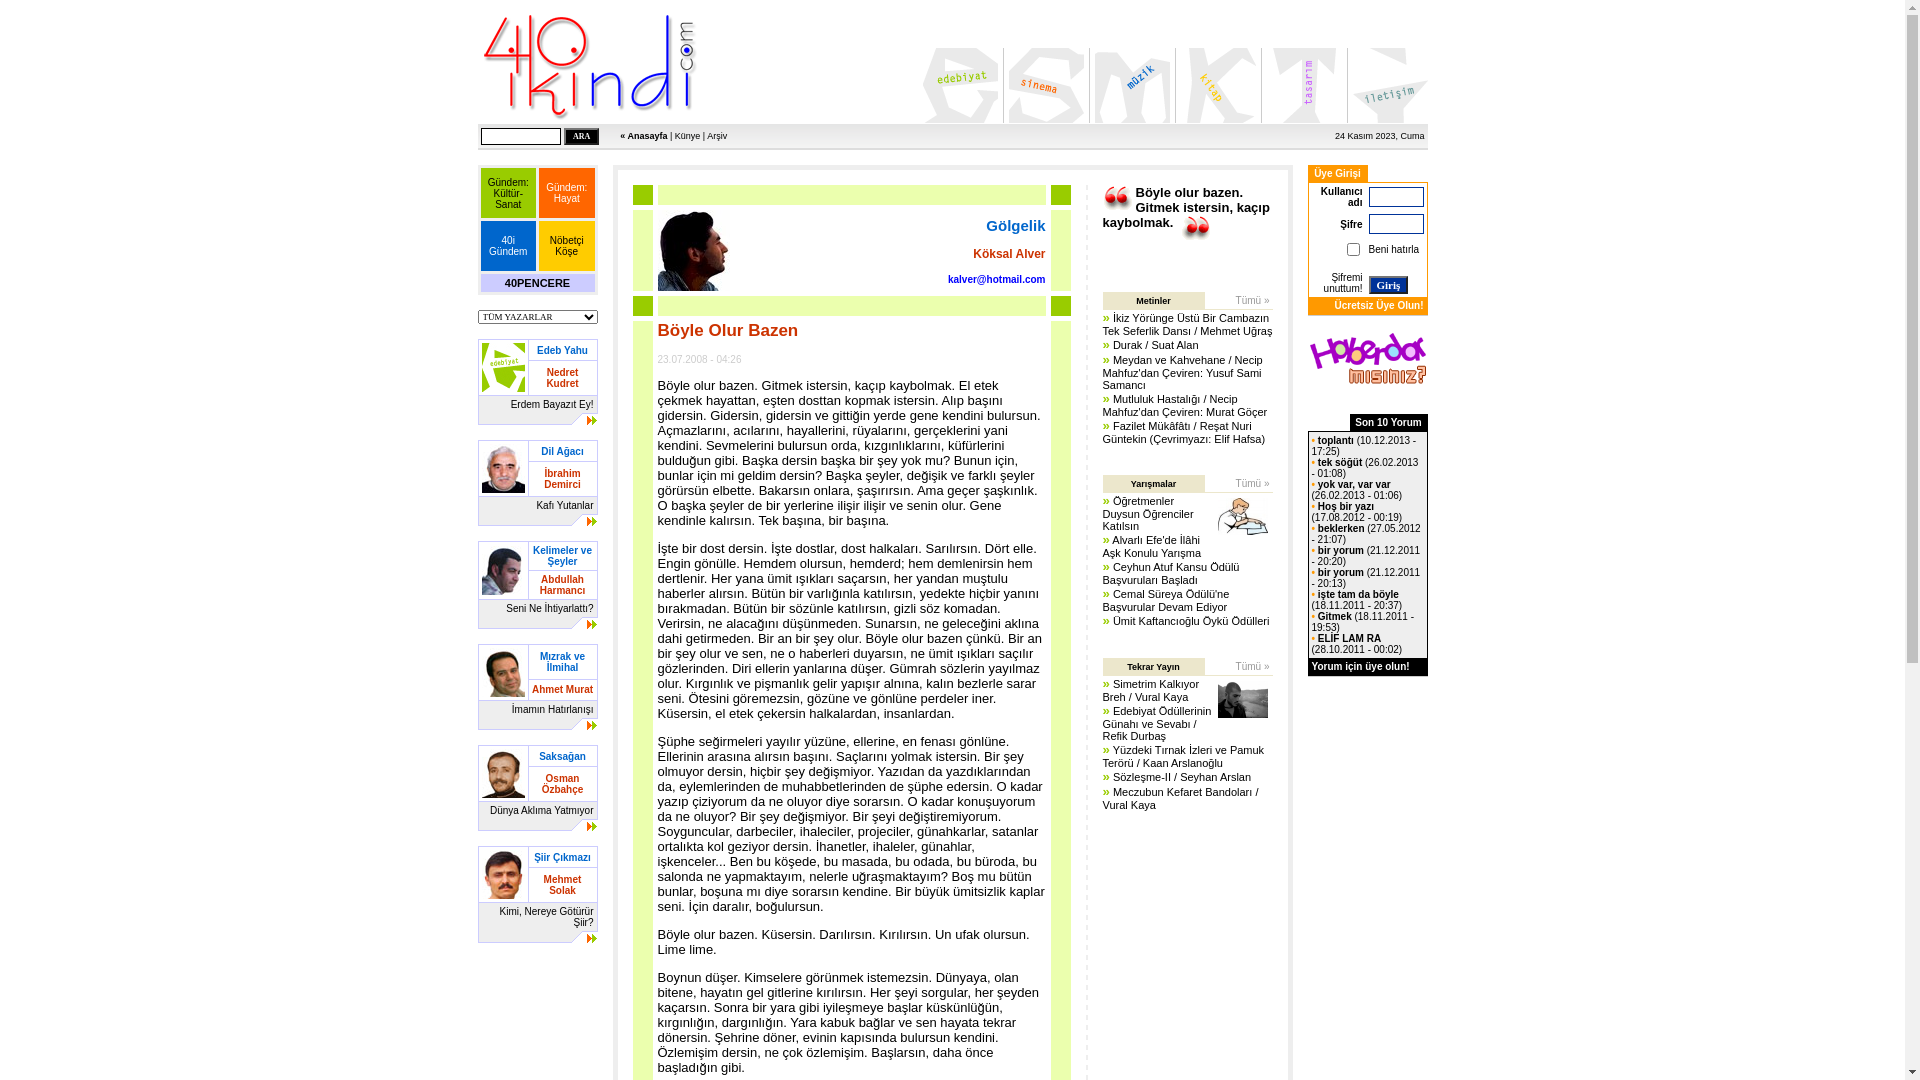 The width and height of the screenshot is (1920, 1080). I want to click on 'Sinema', so click(1044, 84).